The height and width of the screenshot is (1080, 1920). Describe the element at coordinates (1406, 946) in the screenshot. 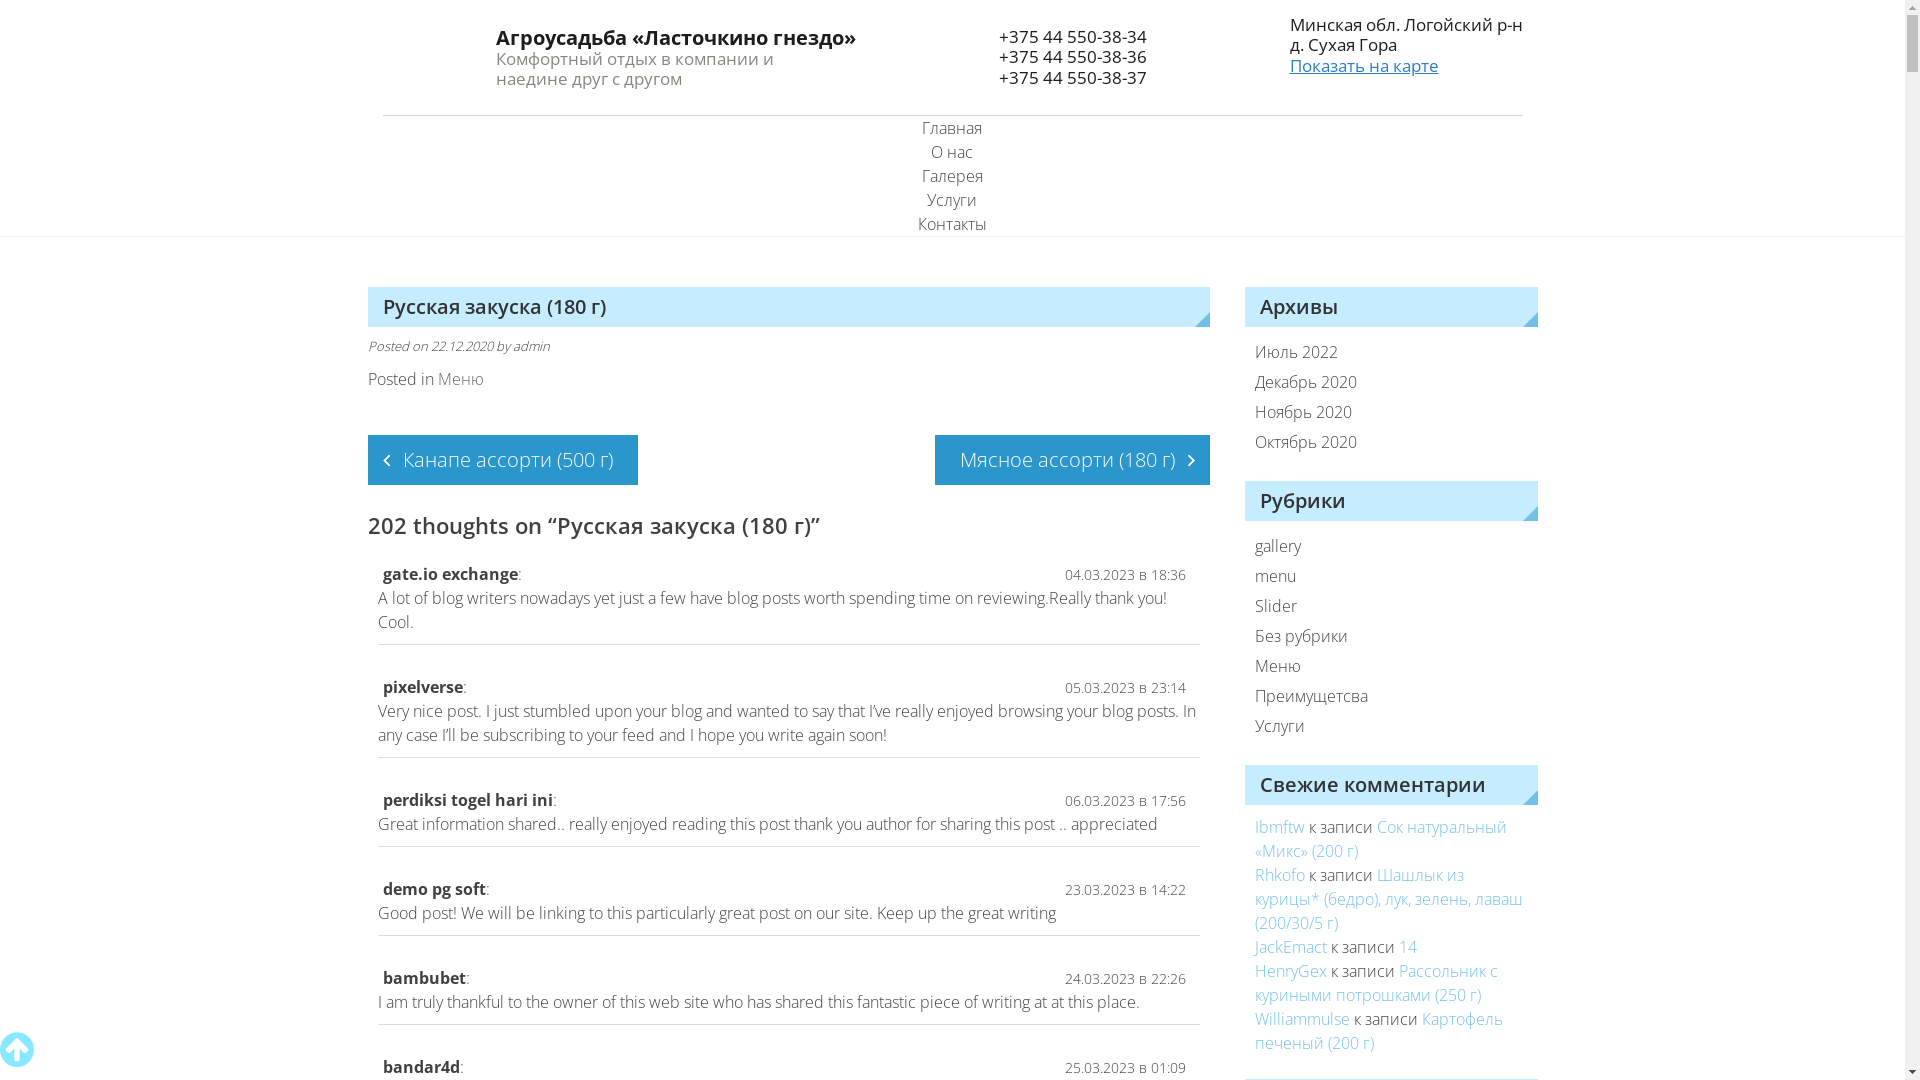

I see `'14'` at that location.